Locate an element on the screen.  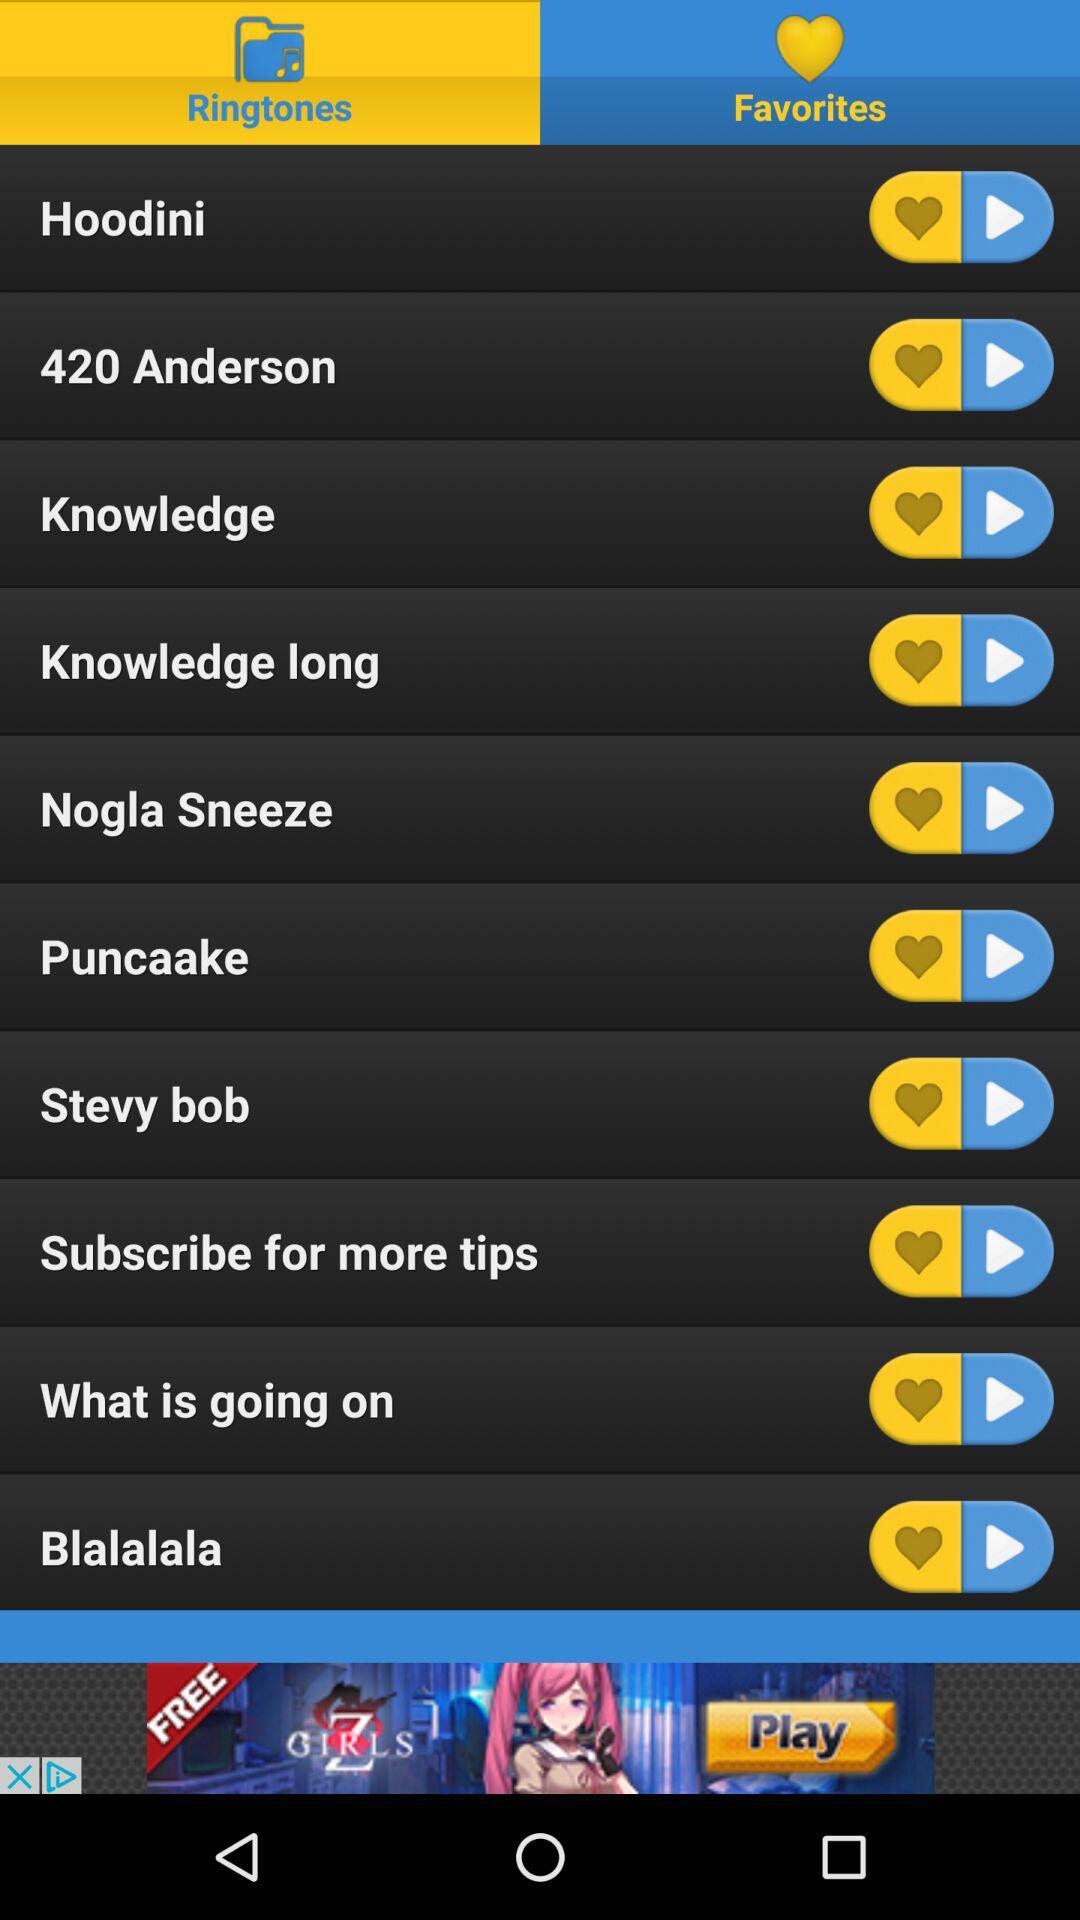
to favorites is located at coordinates (915, 217).